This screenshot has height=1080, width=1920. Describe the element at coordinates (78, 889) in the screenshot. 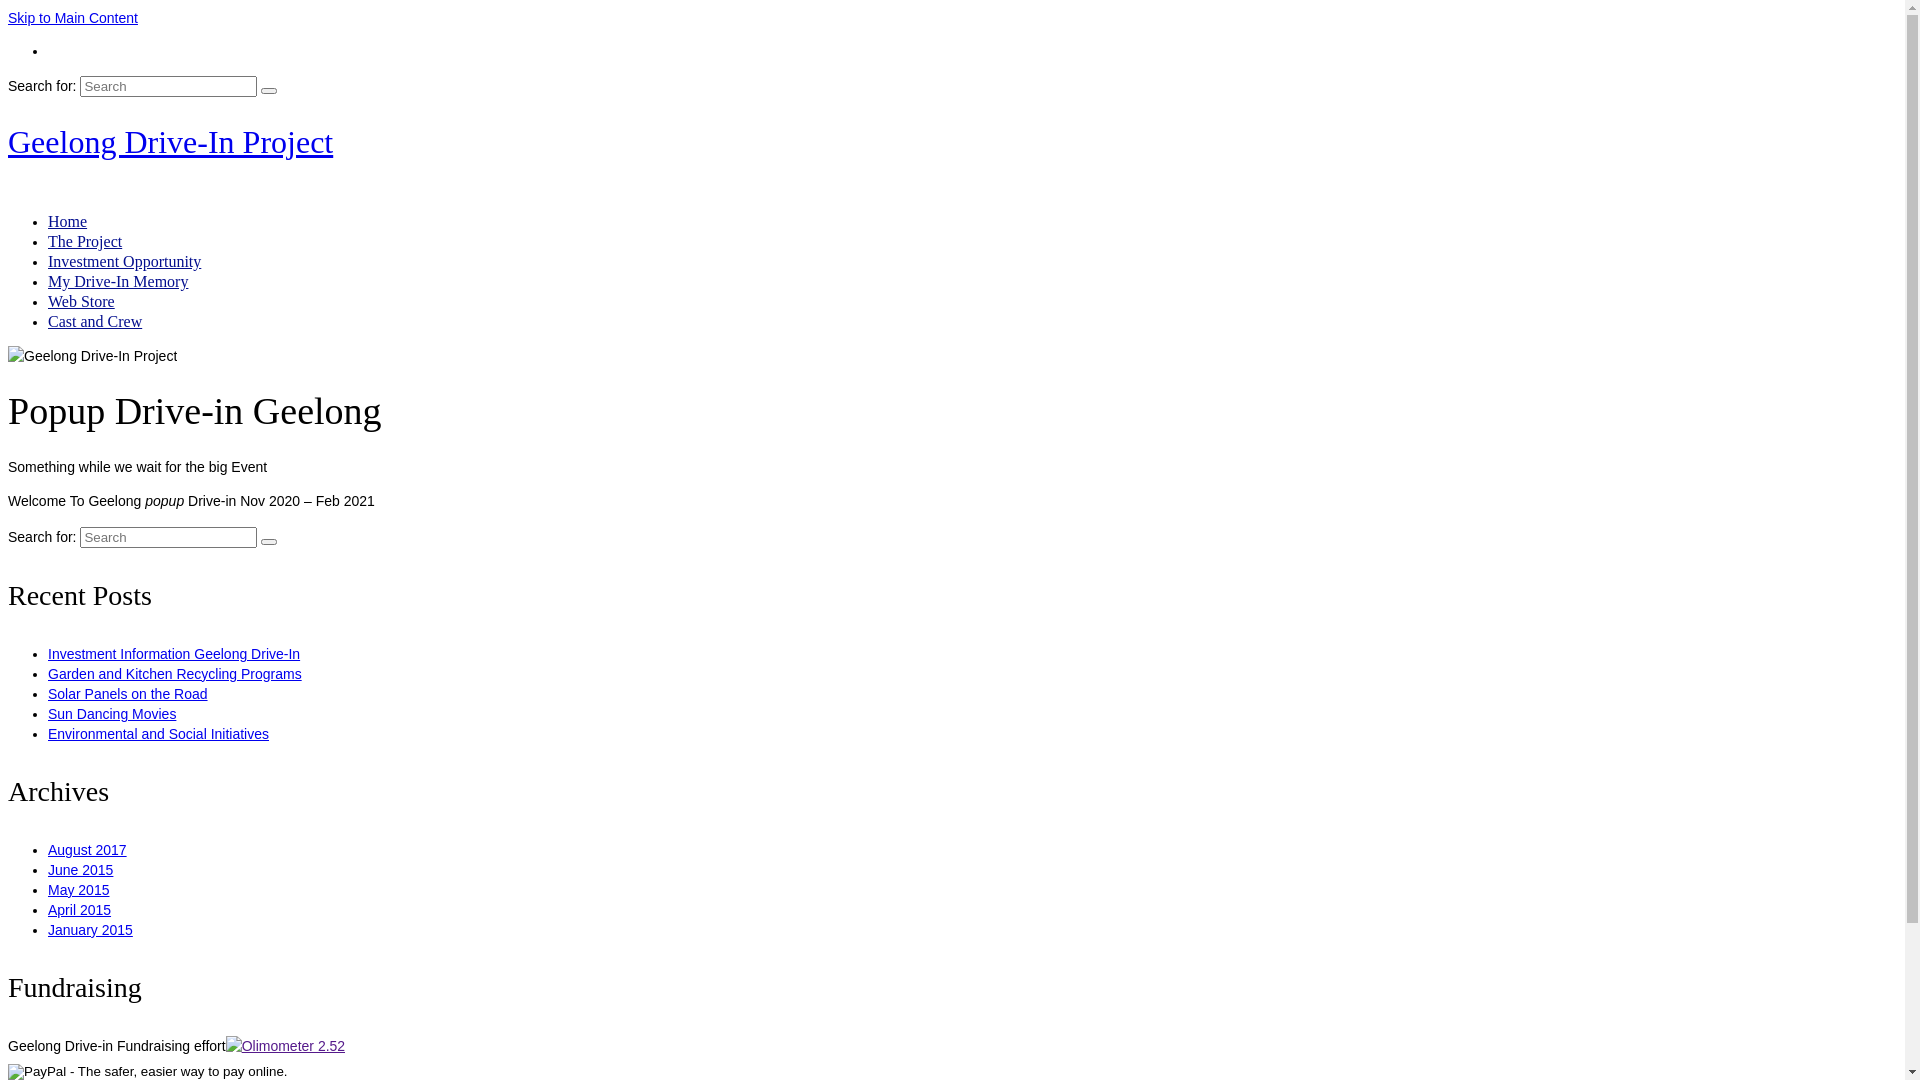

I see `'May 2015'` at that location.